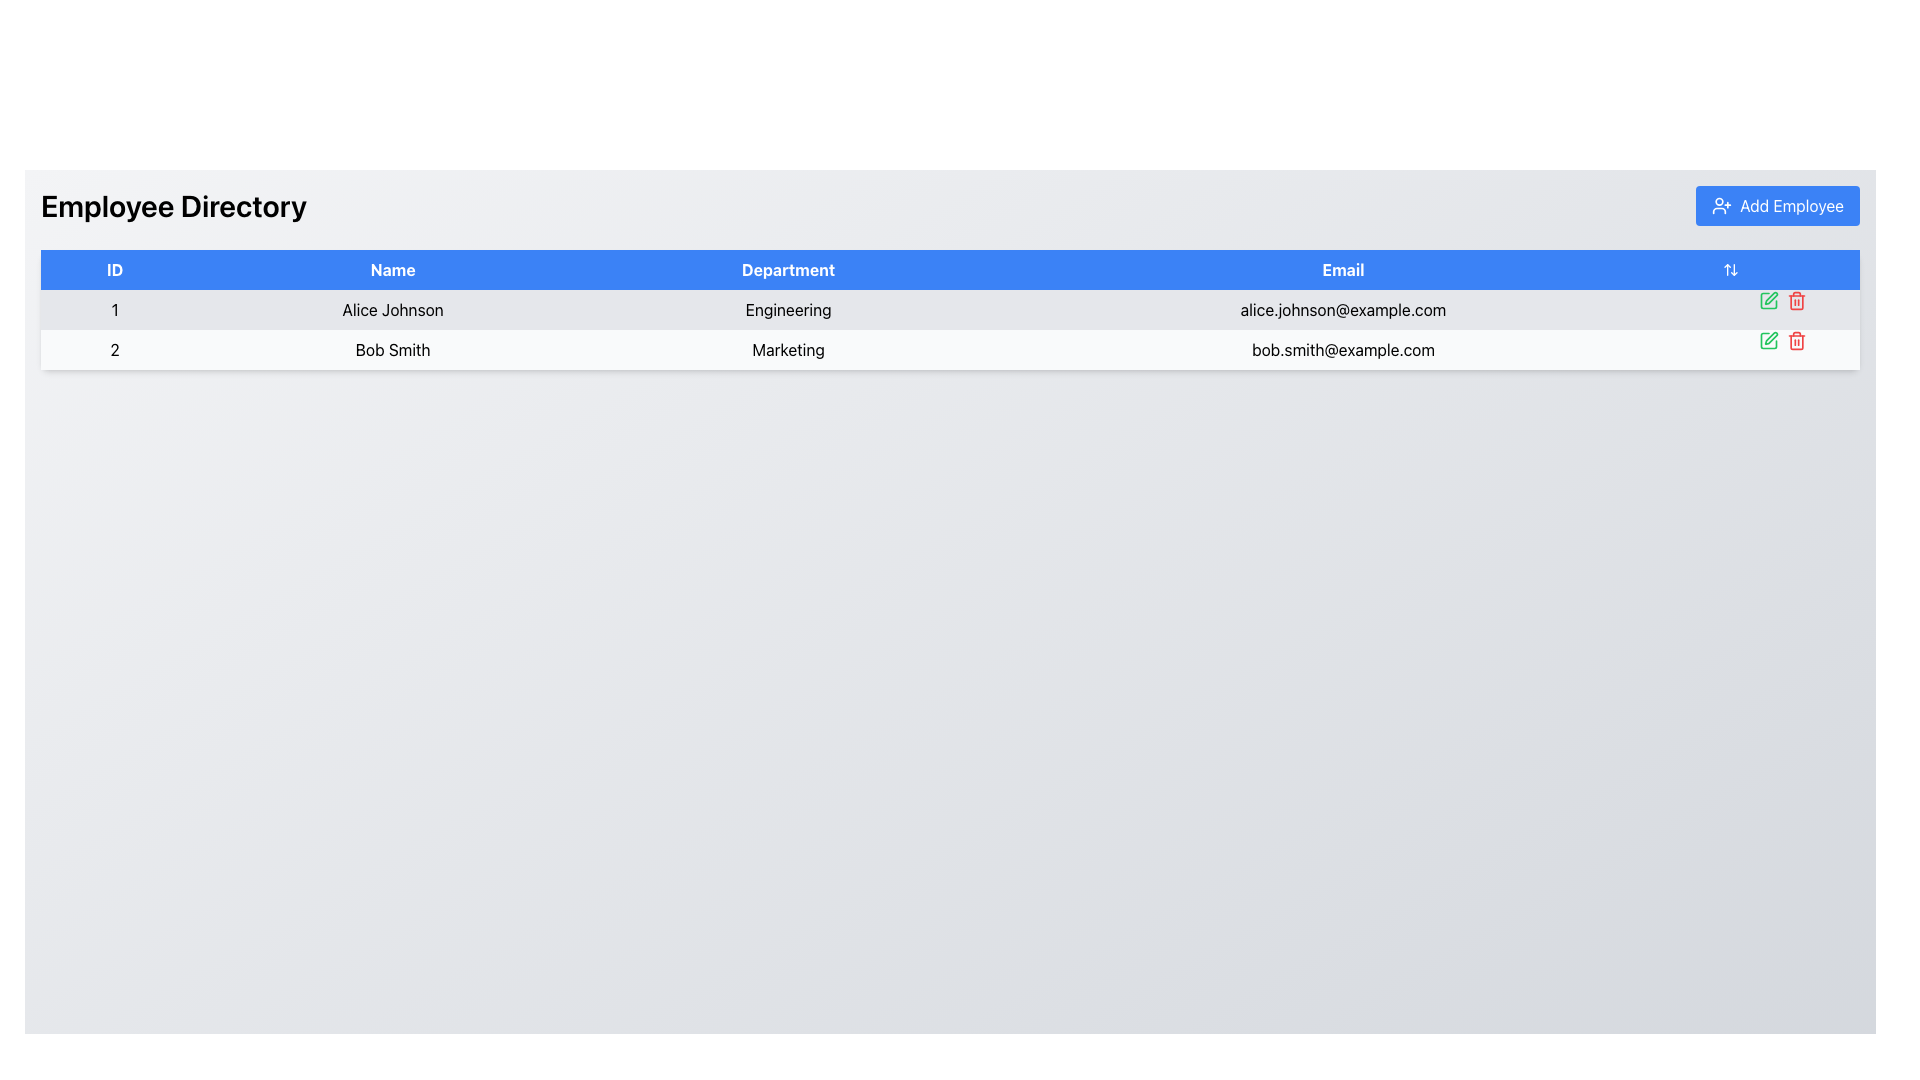 The width and height of the screenshot is (1920, 1080). I want to click on the red trash can icon in the dual-action icon cluster located in the last cell of the row for 'Bob Smith', so click(1783, 339).